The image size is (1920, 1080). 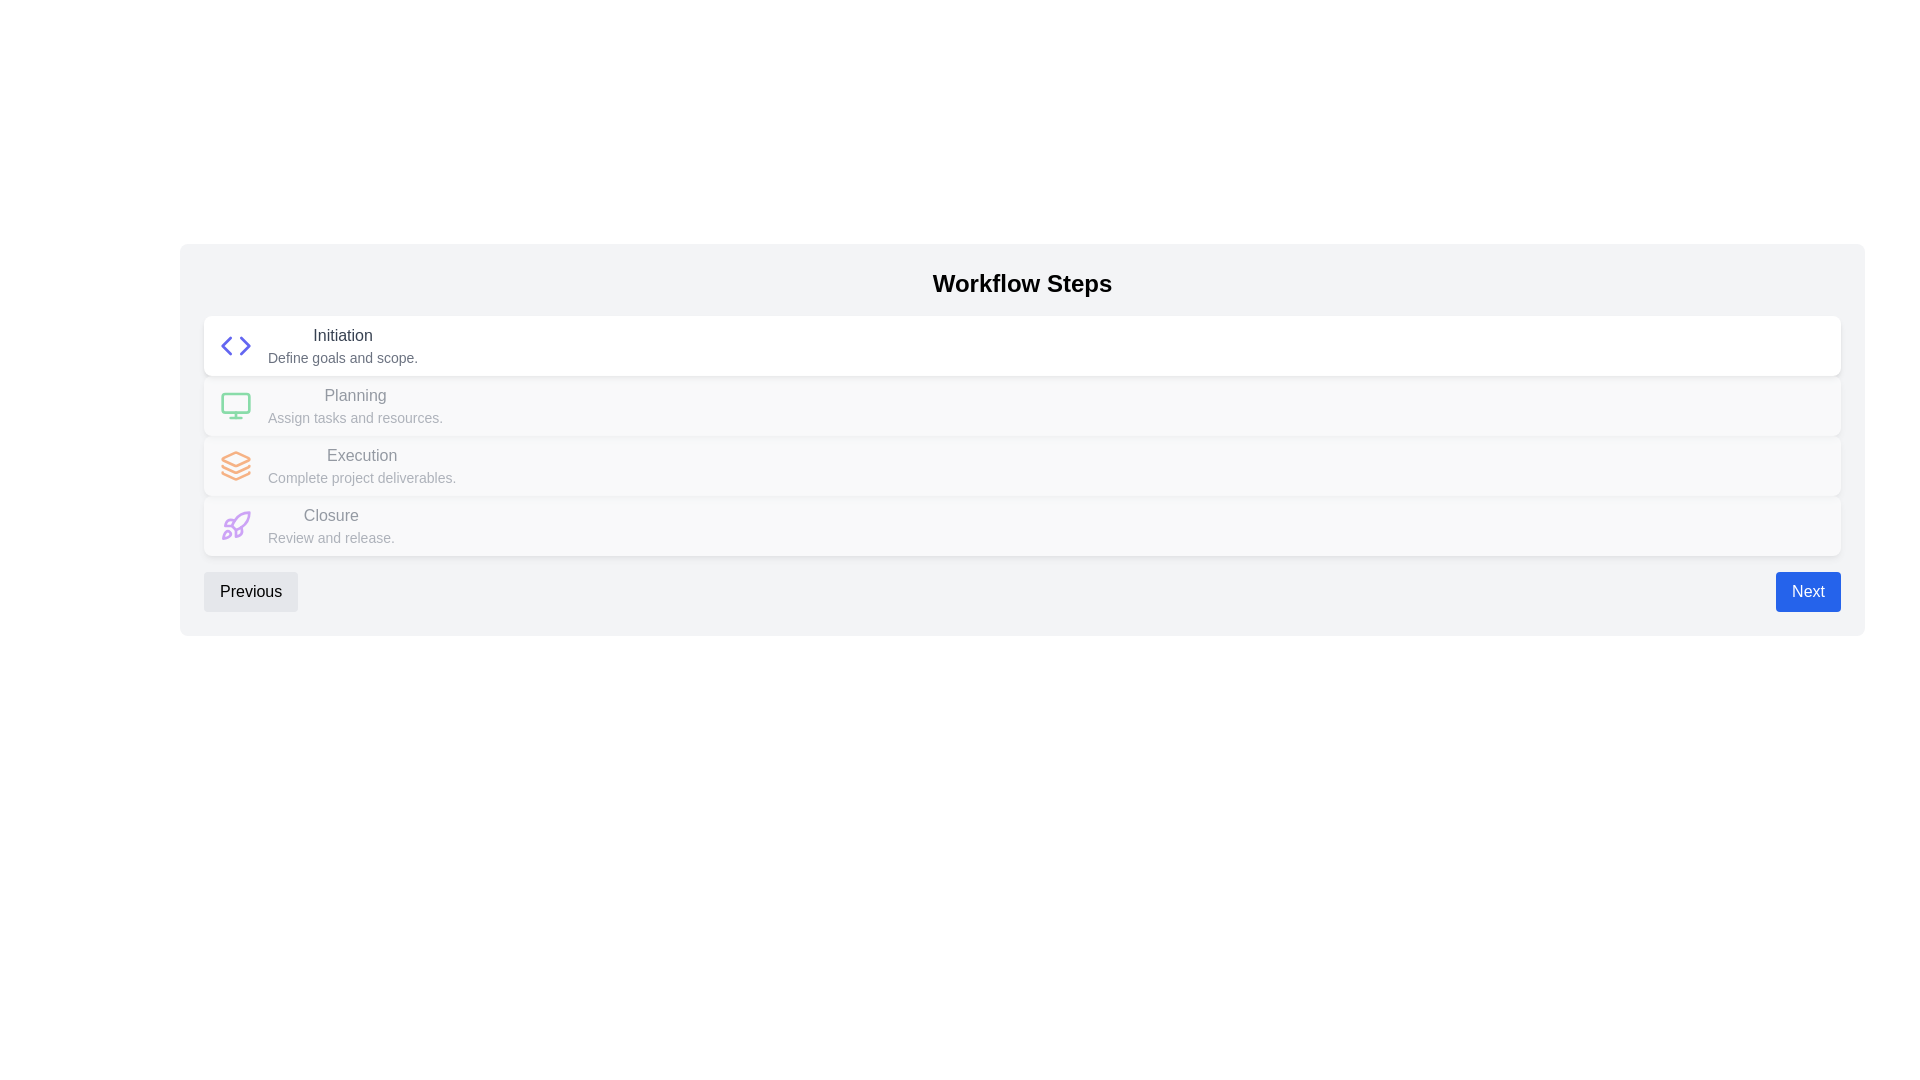 What do you see at coordinates (355, 396) in the screenshot?
I see `the 'Planning' text label, which is the second item in the 'Workflow Steps' section, displayed in medium-weight gray font on a white background` at bounding box center [355, 396].